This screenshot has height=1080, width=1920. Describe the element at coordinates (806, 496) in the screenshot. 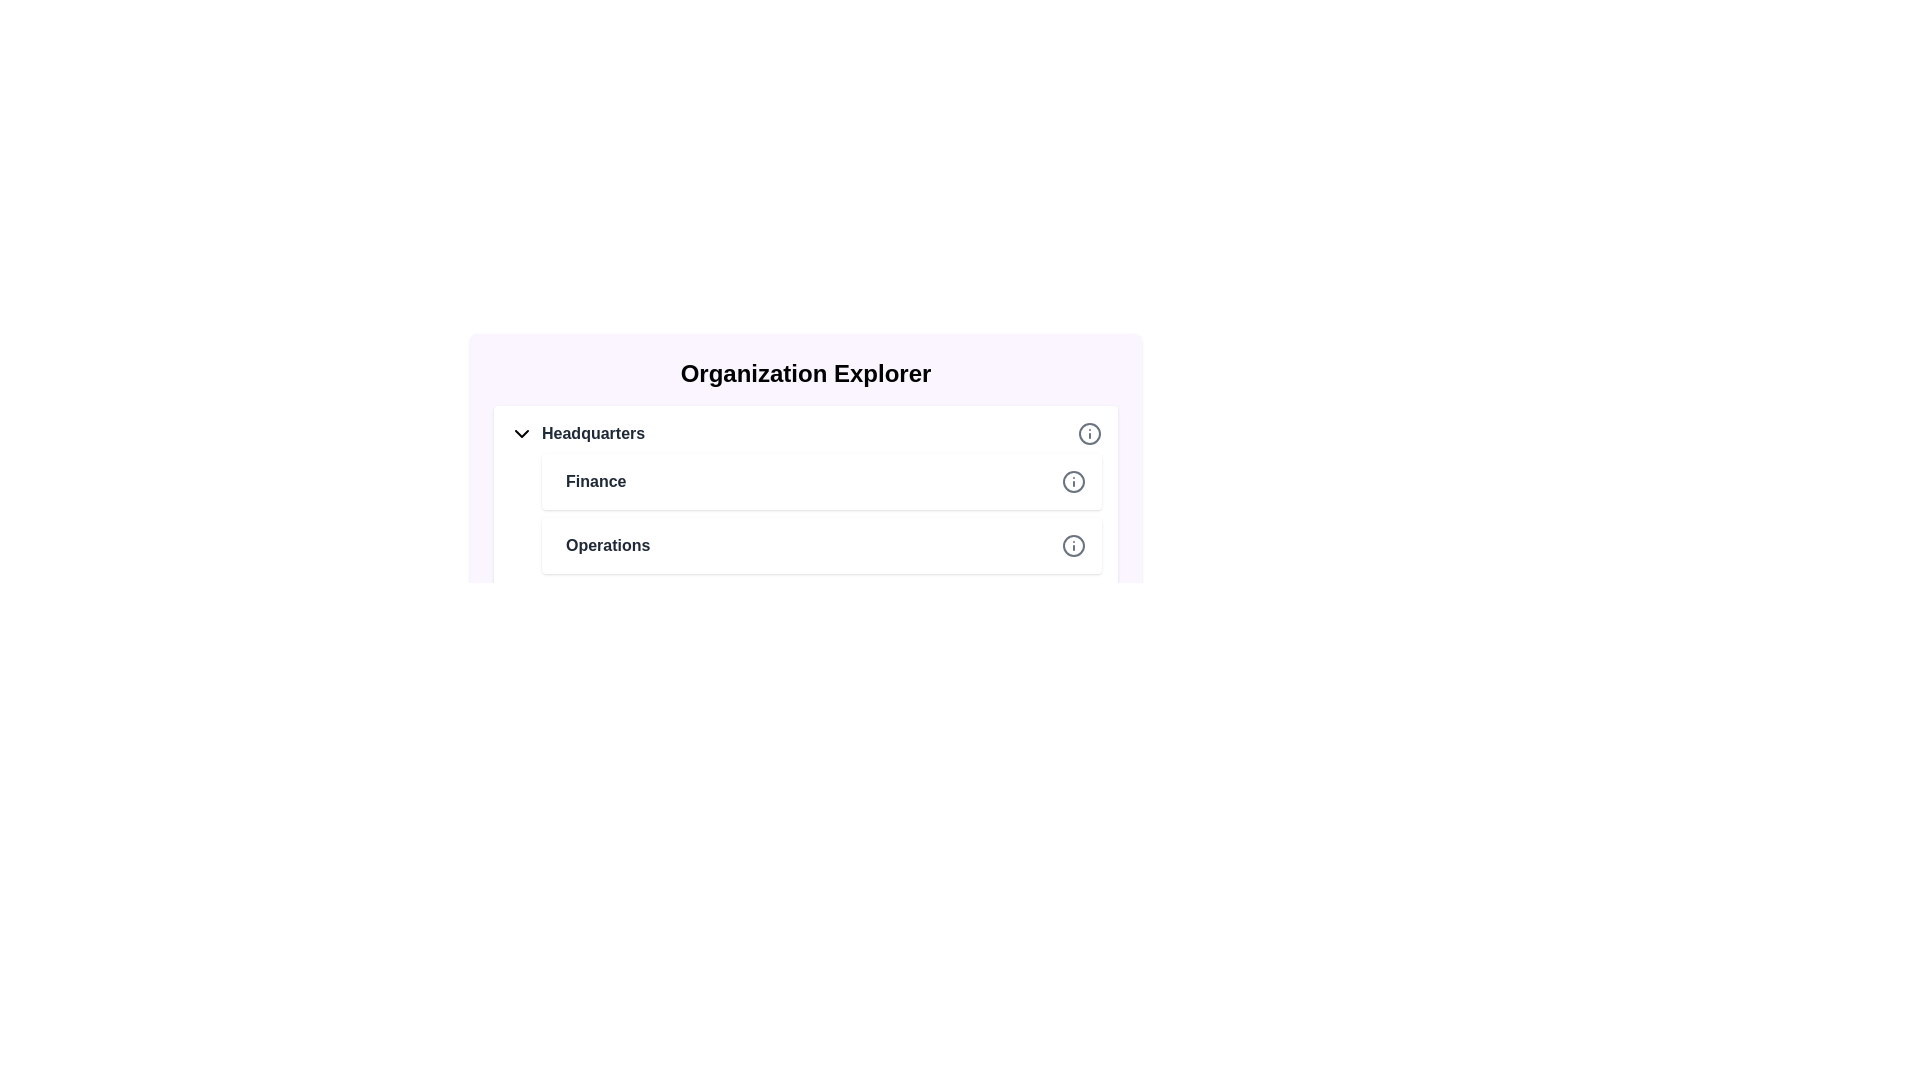

I see `the 'Finance' submenu card located in the 'Headquarters' category` at that location.